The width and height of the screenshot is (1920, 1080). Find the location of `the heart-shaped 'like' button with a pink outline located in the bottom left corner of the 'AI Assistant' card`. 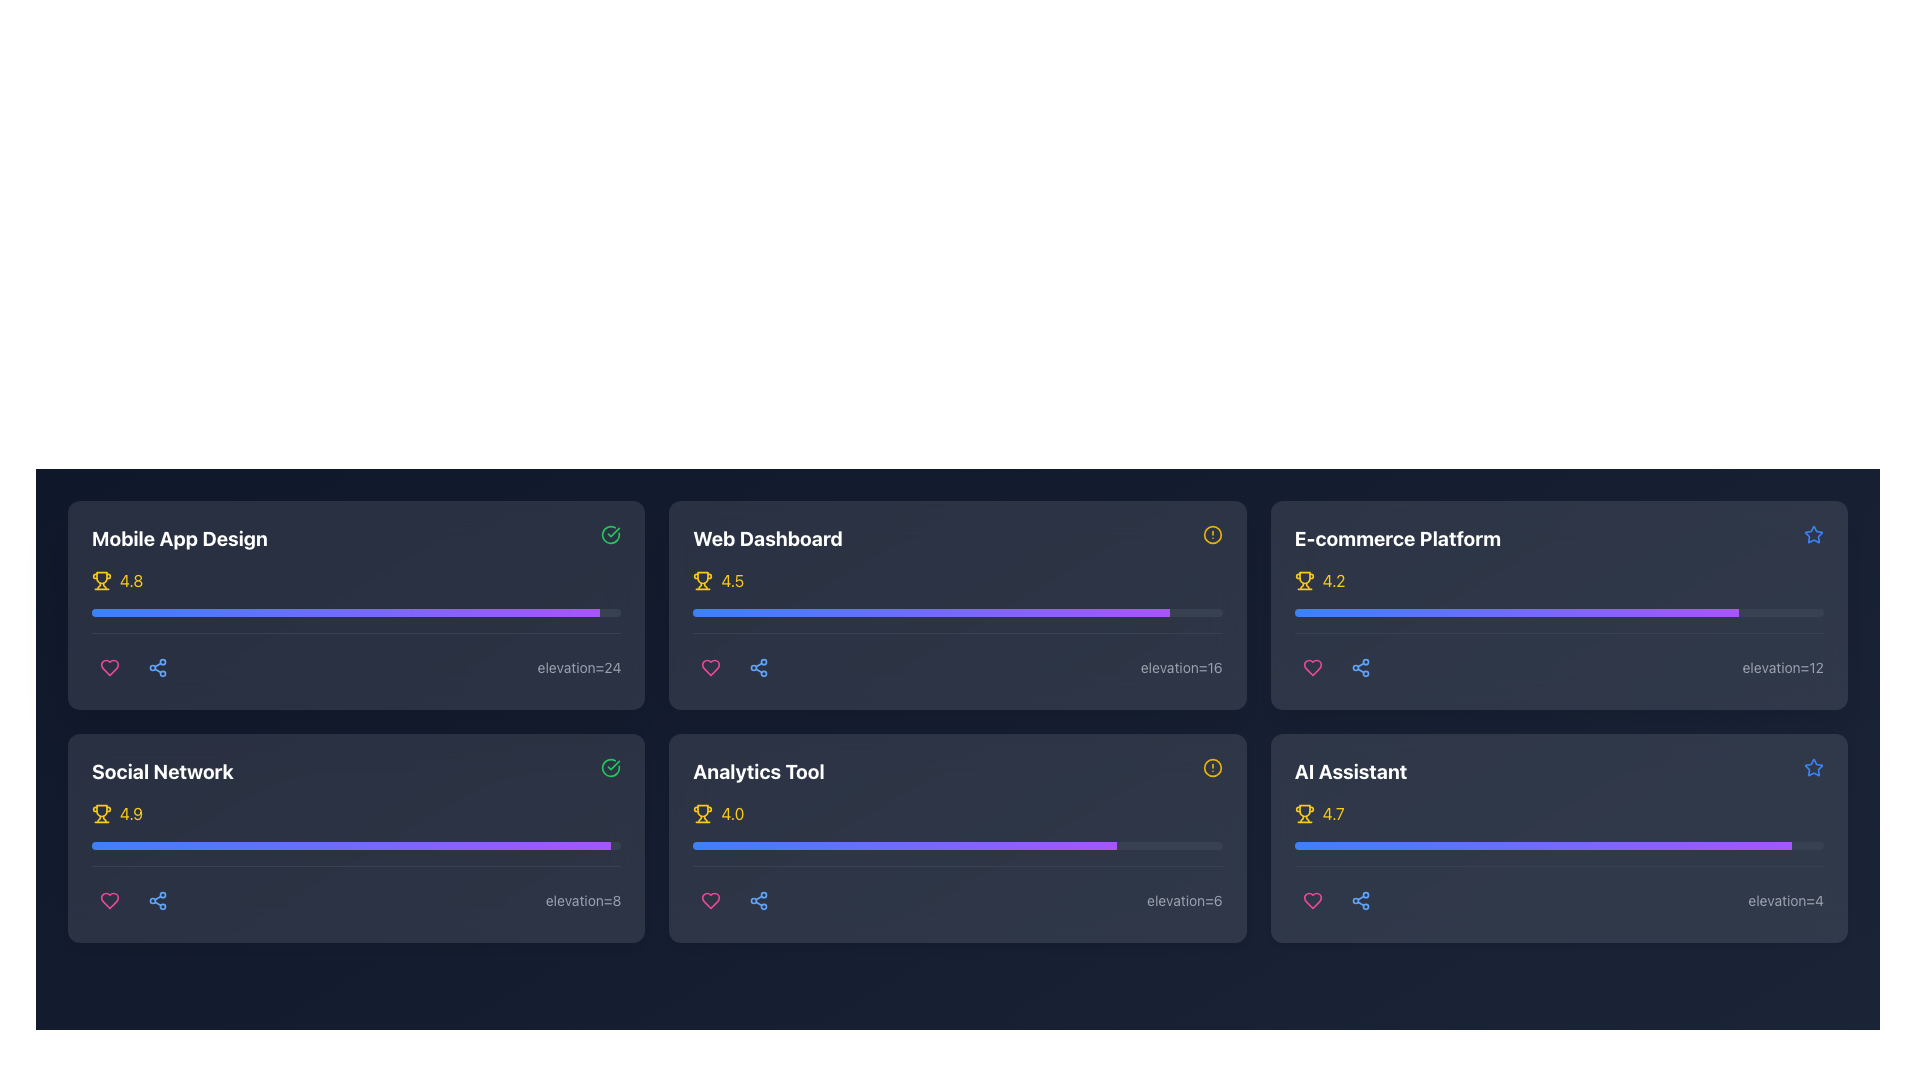

the heart-shaped 'like' button with a pink outline located in the bottom left corner of the 'AI Assistant' card is located at coordinates (1312, 901).